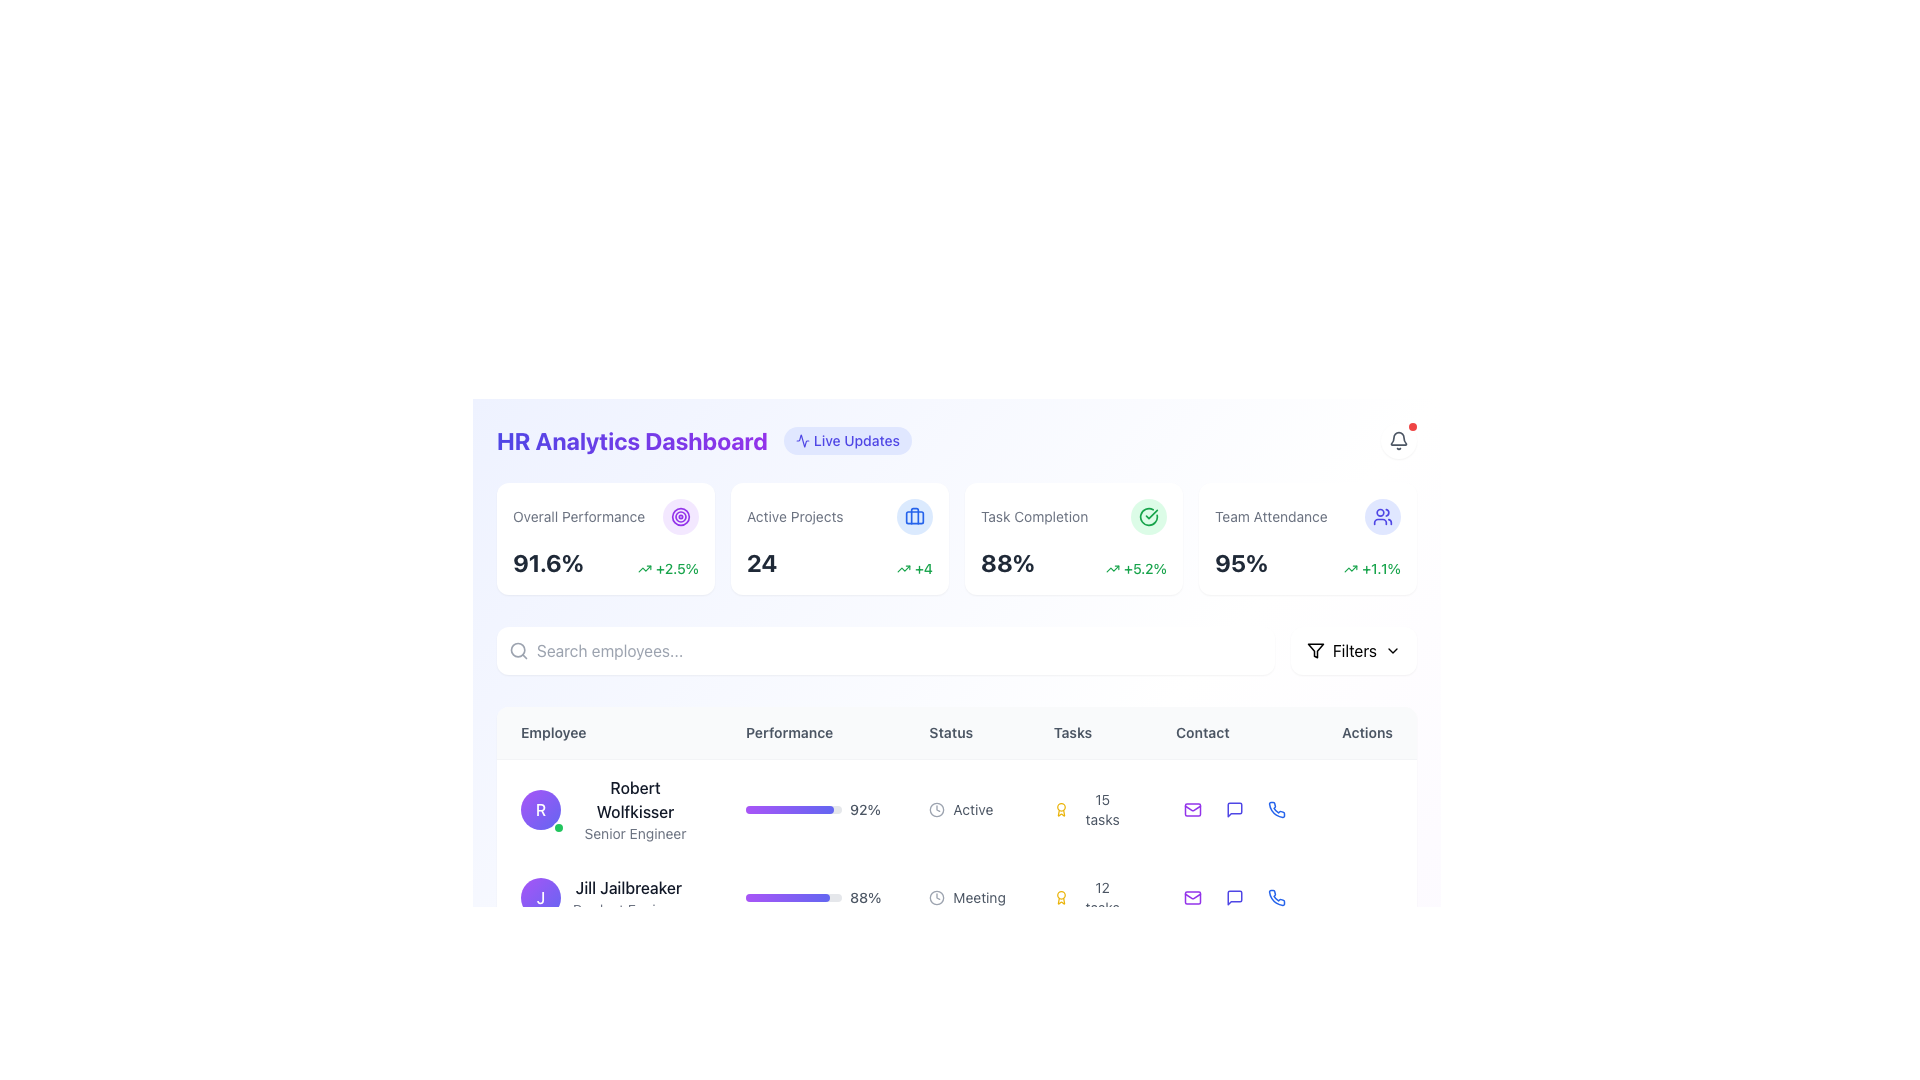  What do you see at coordinates (1397, 437) in the screenshot?
I see `the bell icon element within the notification section to interact with notifications` at bounding box center [1397, 437].